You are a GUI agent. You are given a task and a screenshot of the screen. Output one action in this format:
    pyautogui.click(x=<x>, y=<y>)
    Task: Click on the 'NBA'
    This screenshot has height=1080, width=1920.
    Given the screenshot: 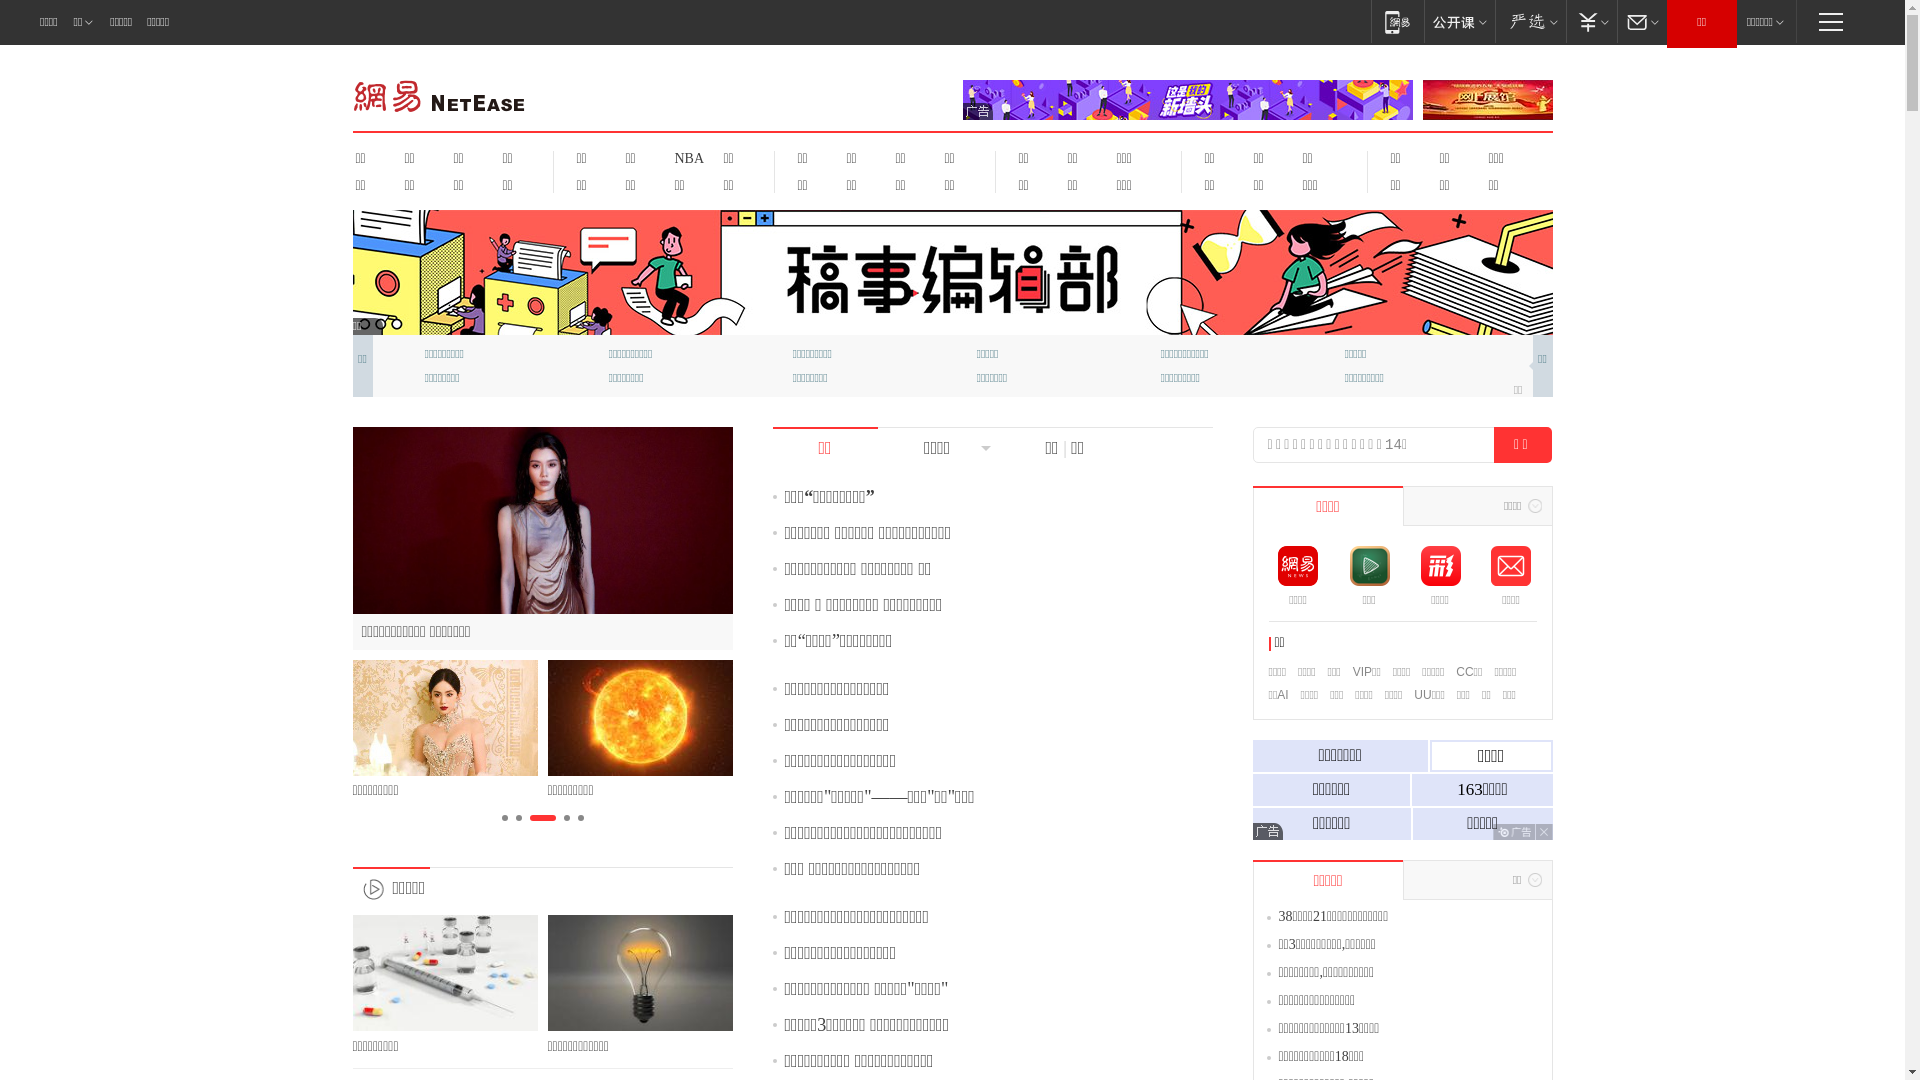 What is the action you would take?
    pyautogui.click(x=662, y=157)
    